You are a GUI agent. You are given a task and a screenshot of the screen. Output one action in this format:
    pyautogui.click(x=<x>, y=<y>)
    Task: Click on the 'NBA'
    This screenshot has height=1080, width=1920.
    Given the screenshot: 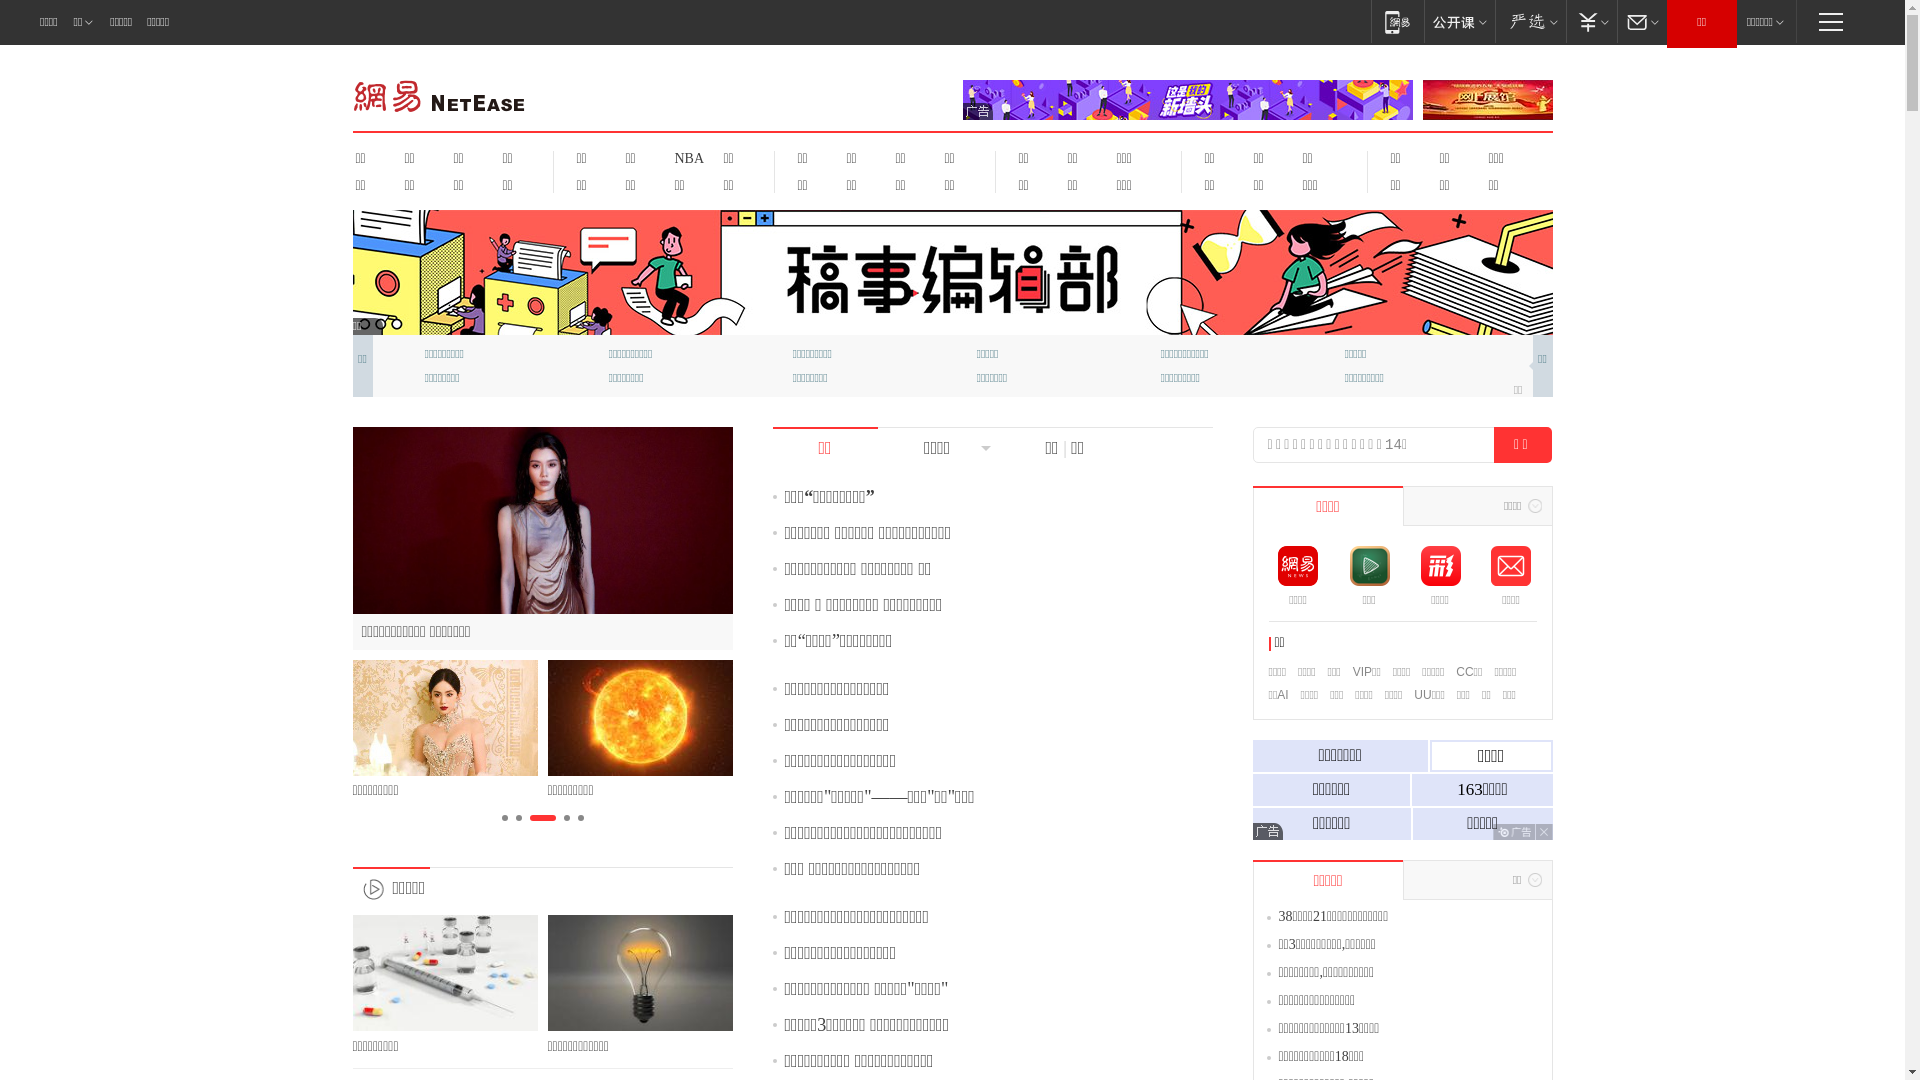 What is the action you would take?
    pyautogui.click(x=662, y=157)
    